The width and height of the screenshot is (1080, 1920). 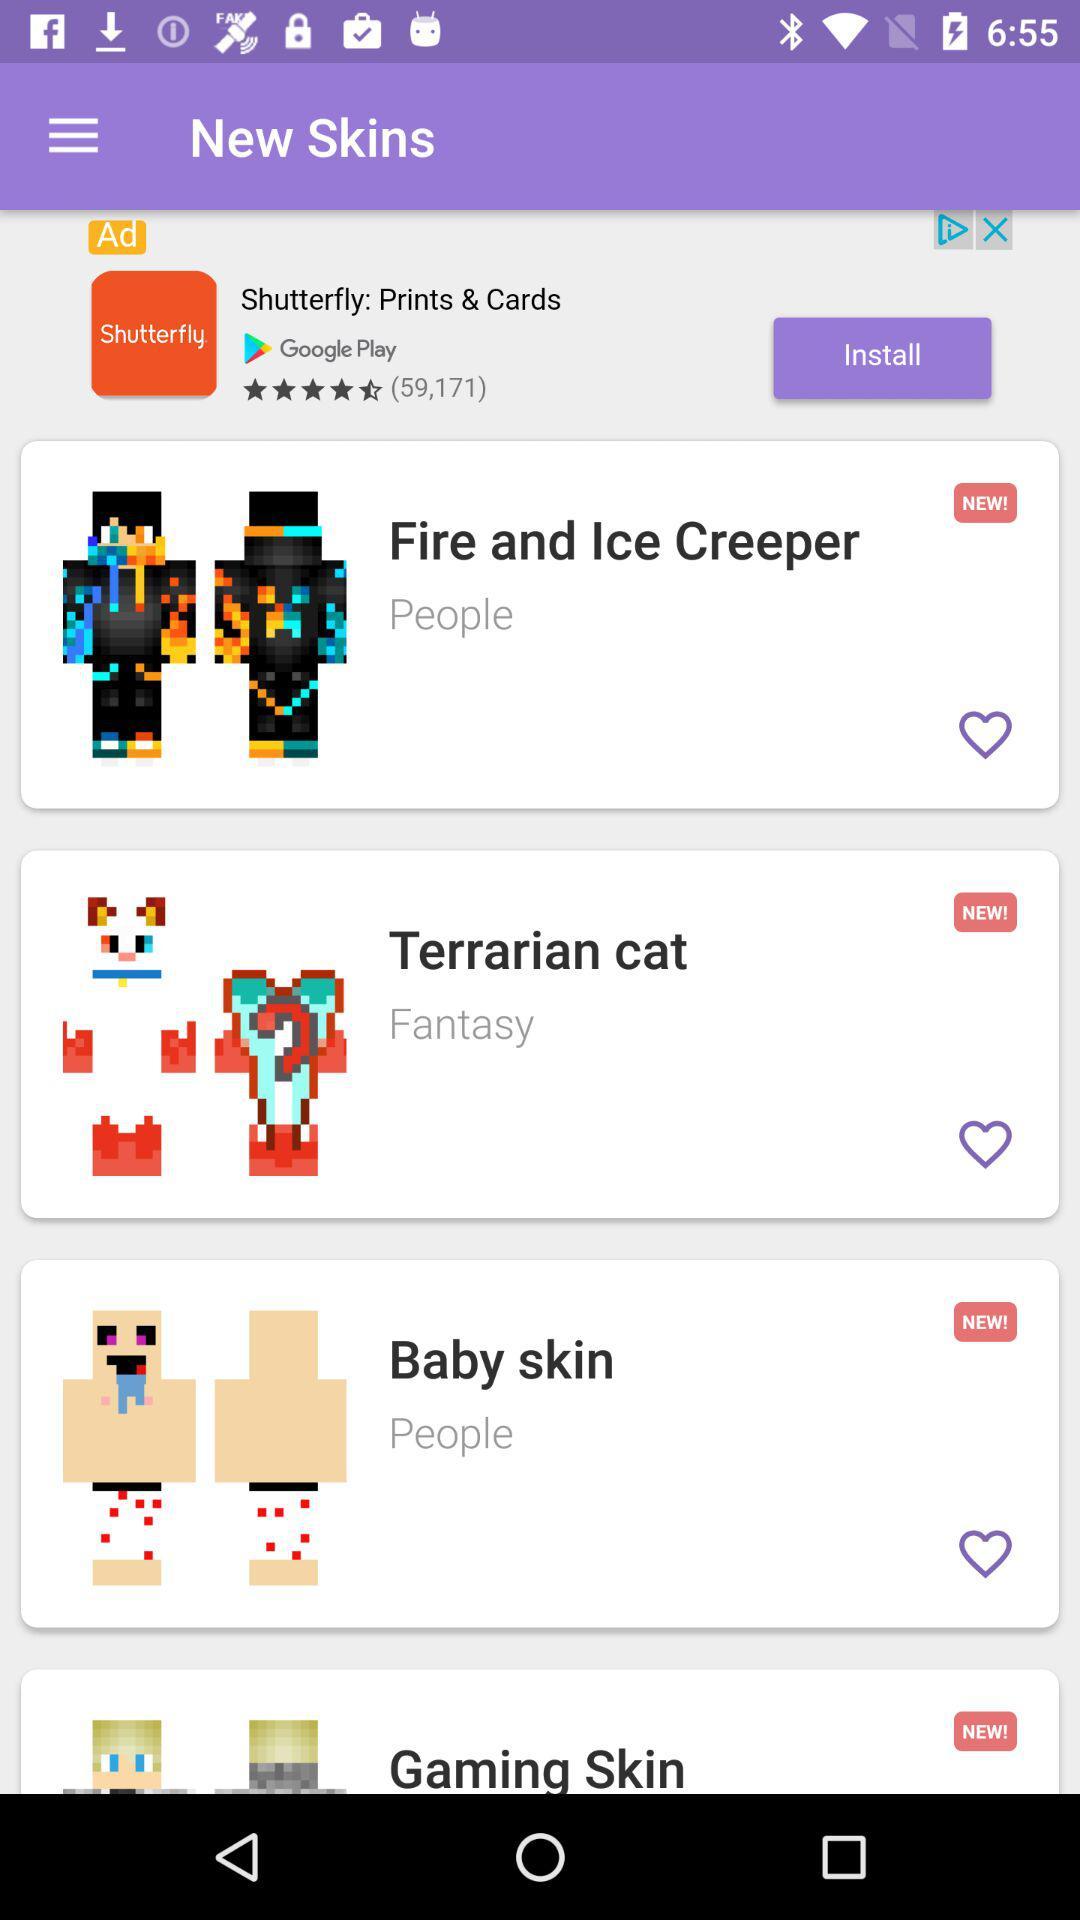 What do you see at coordinates (540, 314) in the screenshot?
I see `application` at bounding box center [540, 314].